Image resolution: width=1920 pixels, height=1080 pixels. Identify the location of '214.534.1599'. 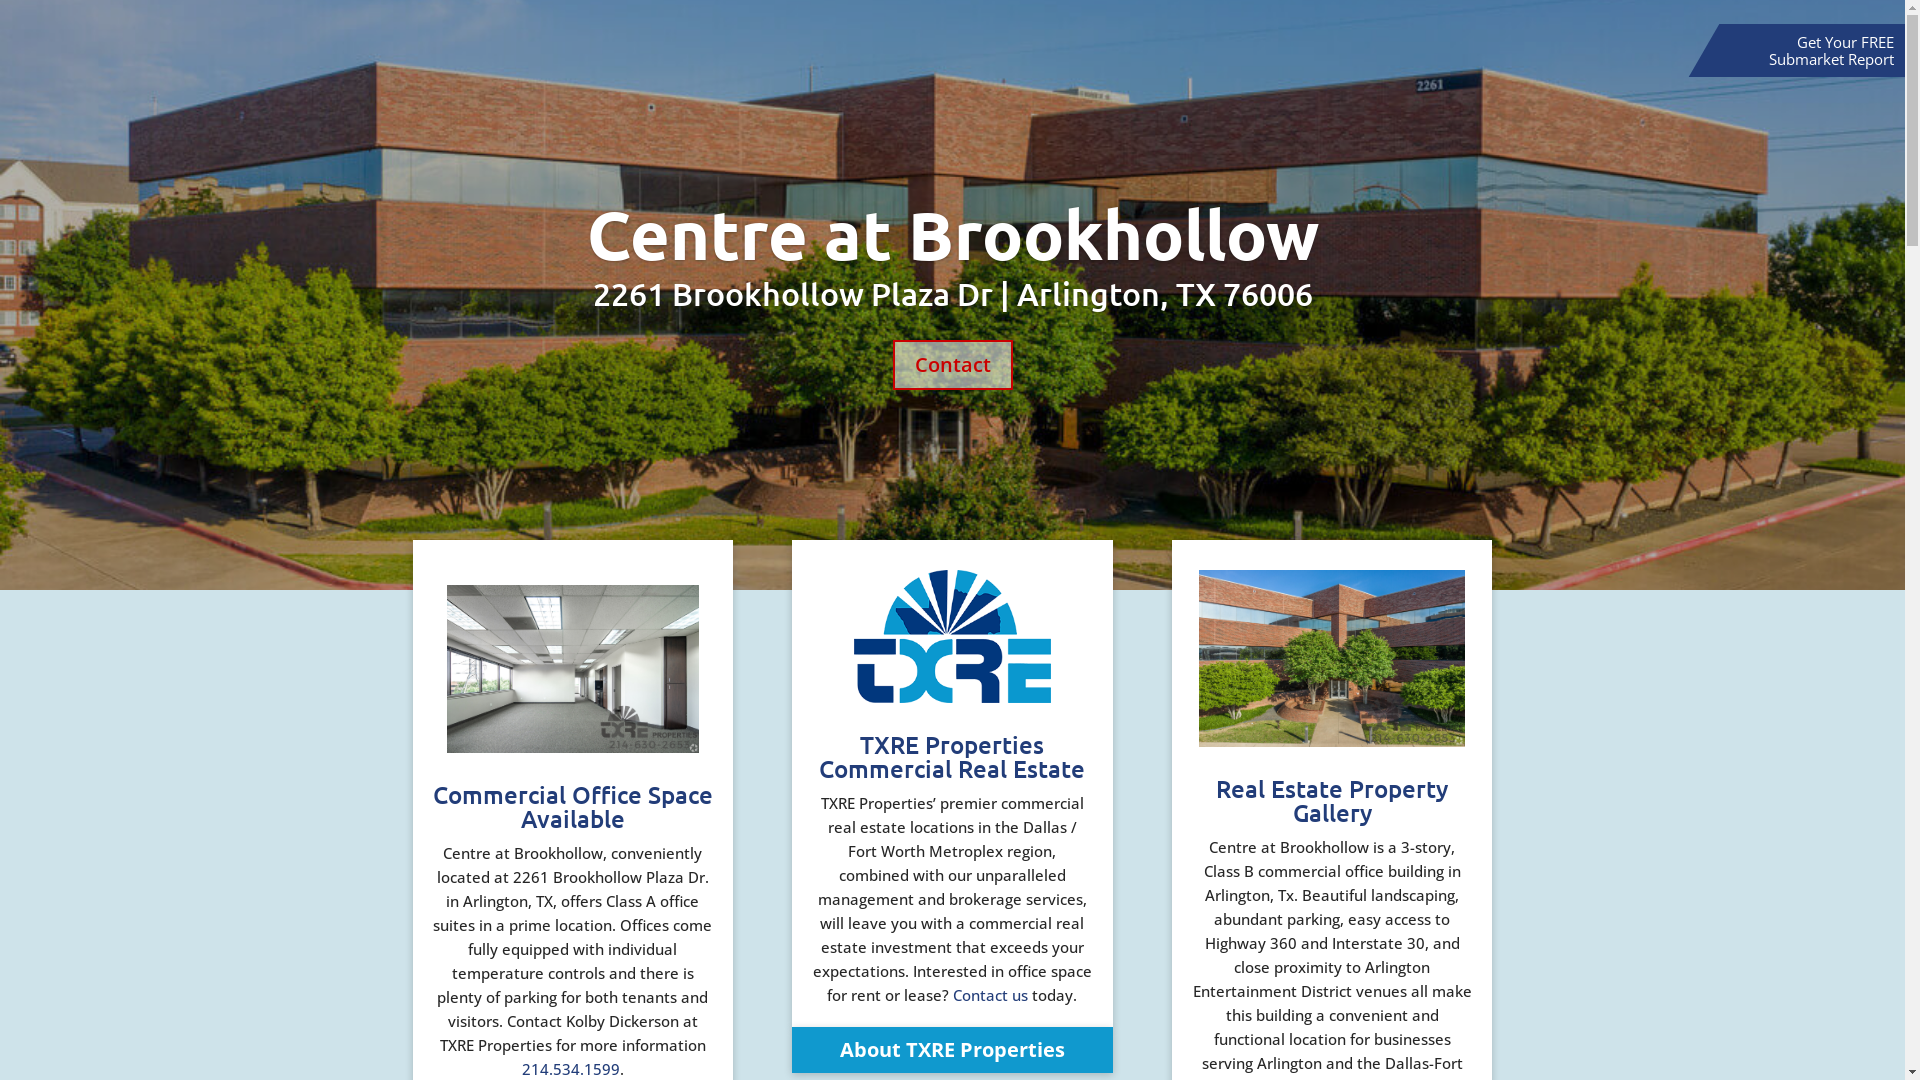
(522, 1067).